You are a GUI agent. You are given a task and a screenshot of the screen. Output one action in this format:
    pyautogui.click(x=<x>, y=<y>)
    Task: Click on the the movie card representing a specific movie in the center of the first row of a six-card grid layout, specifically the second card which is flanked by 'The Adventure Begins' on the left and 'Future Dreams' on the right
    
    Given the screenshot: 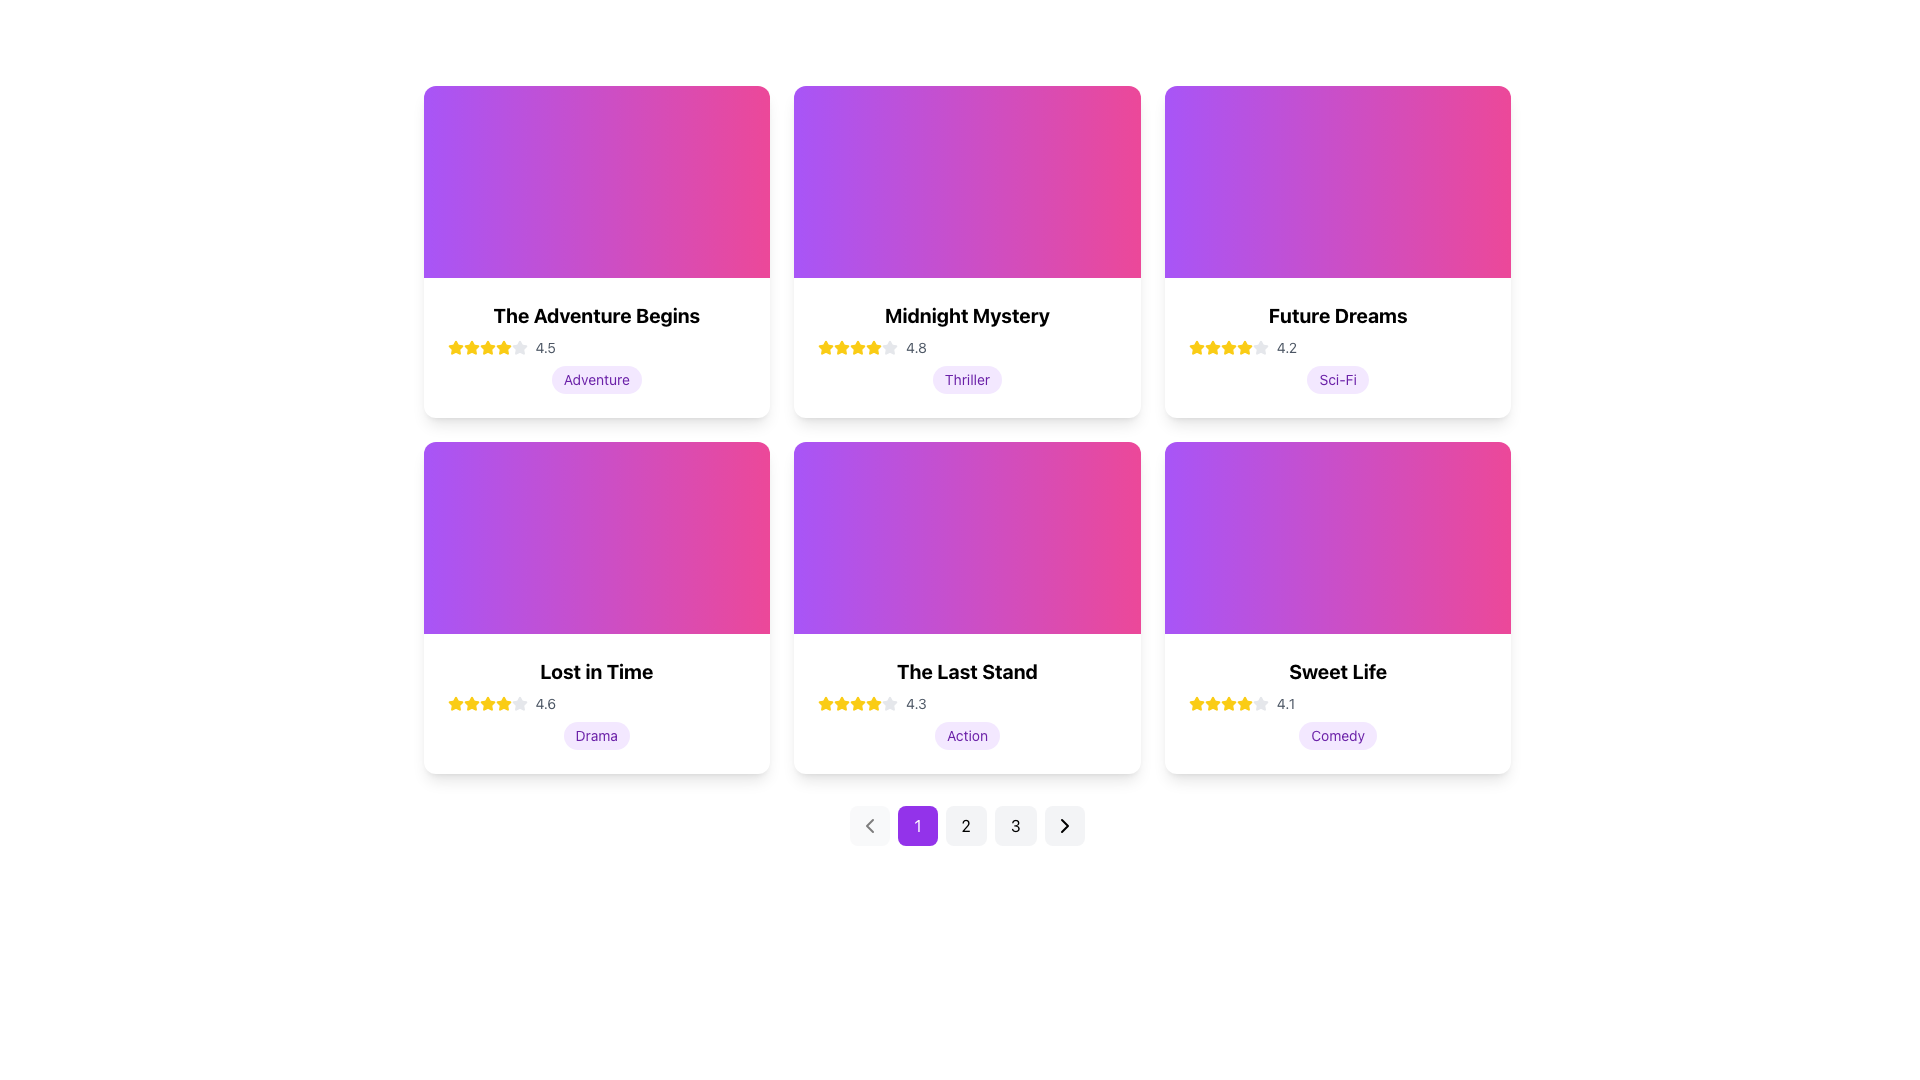 What is the action you would take?
    pyautogui.click(x=967, y=346)
    